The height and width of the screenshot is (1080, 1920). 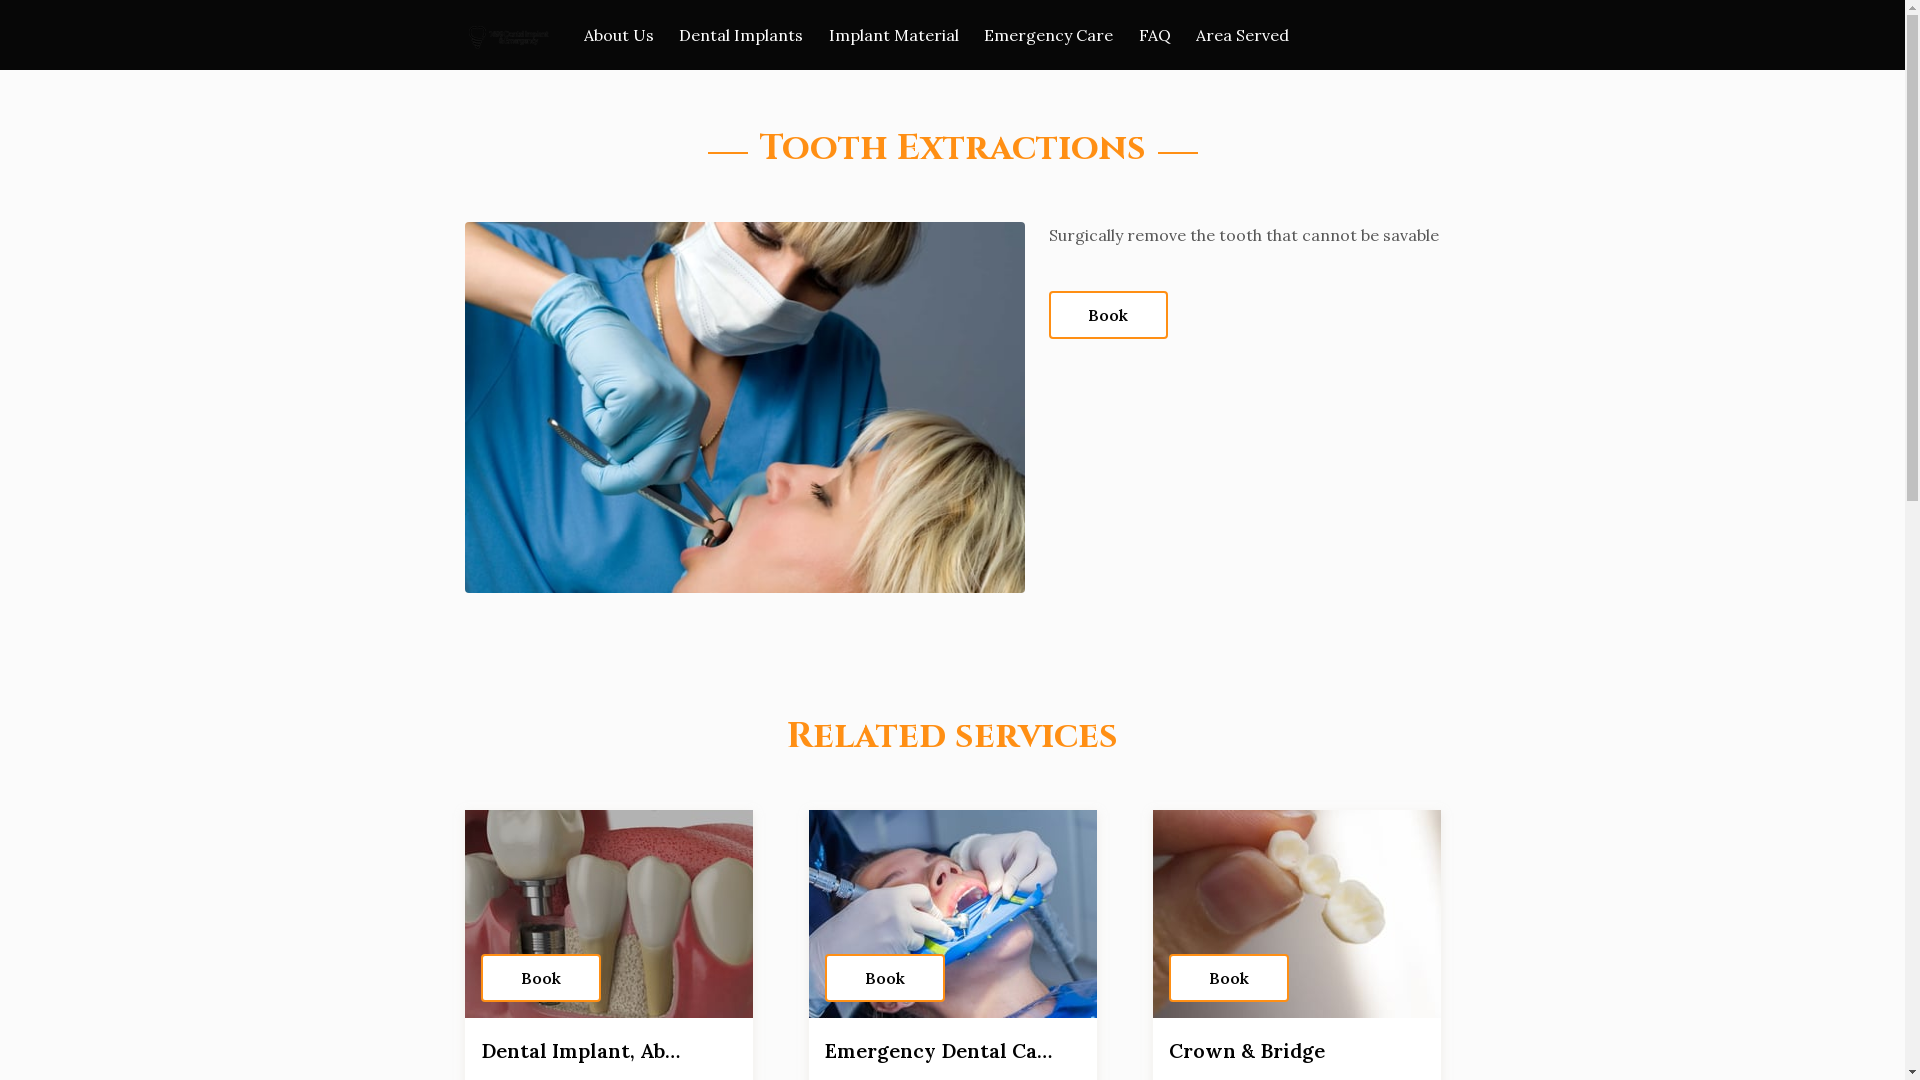 I want to click on 'Dental Implants', so click(x=739, y=34).